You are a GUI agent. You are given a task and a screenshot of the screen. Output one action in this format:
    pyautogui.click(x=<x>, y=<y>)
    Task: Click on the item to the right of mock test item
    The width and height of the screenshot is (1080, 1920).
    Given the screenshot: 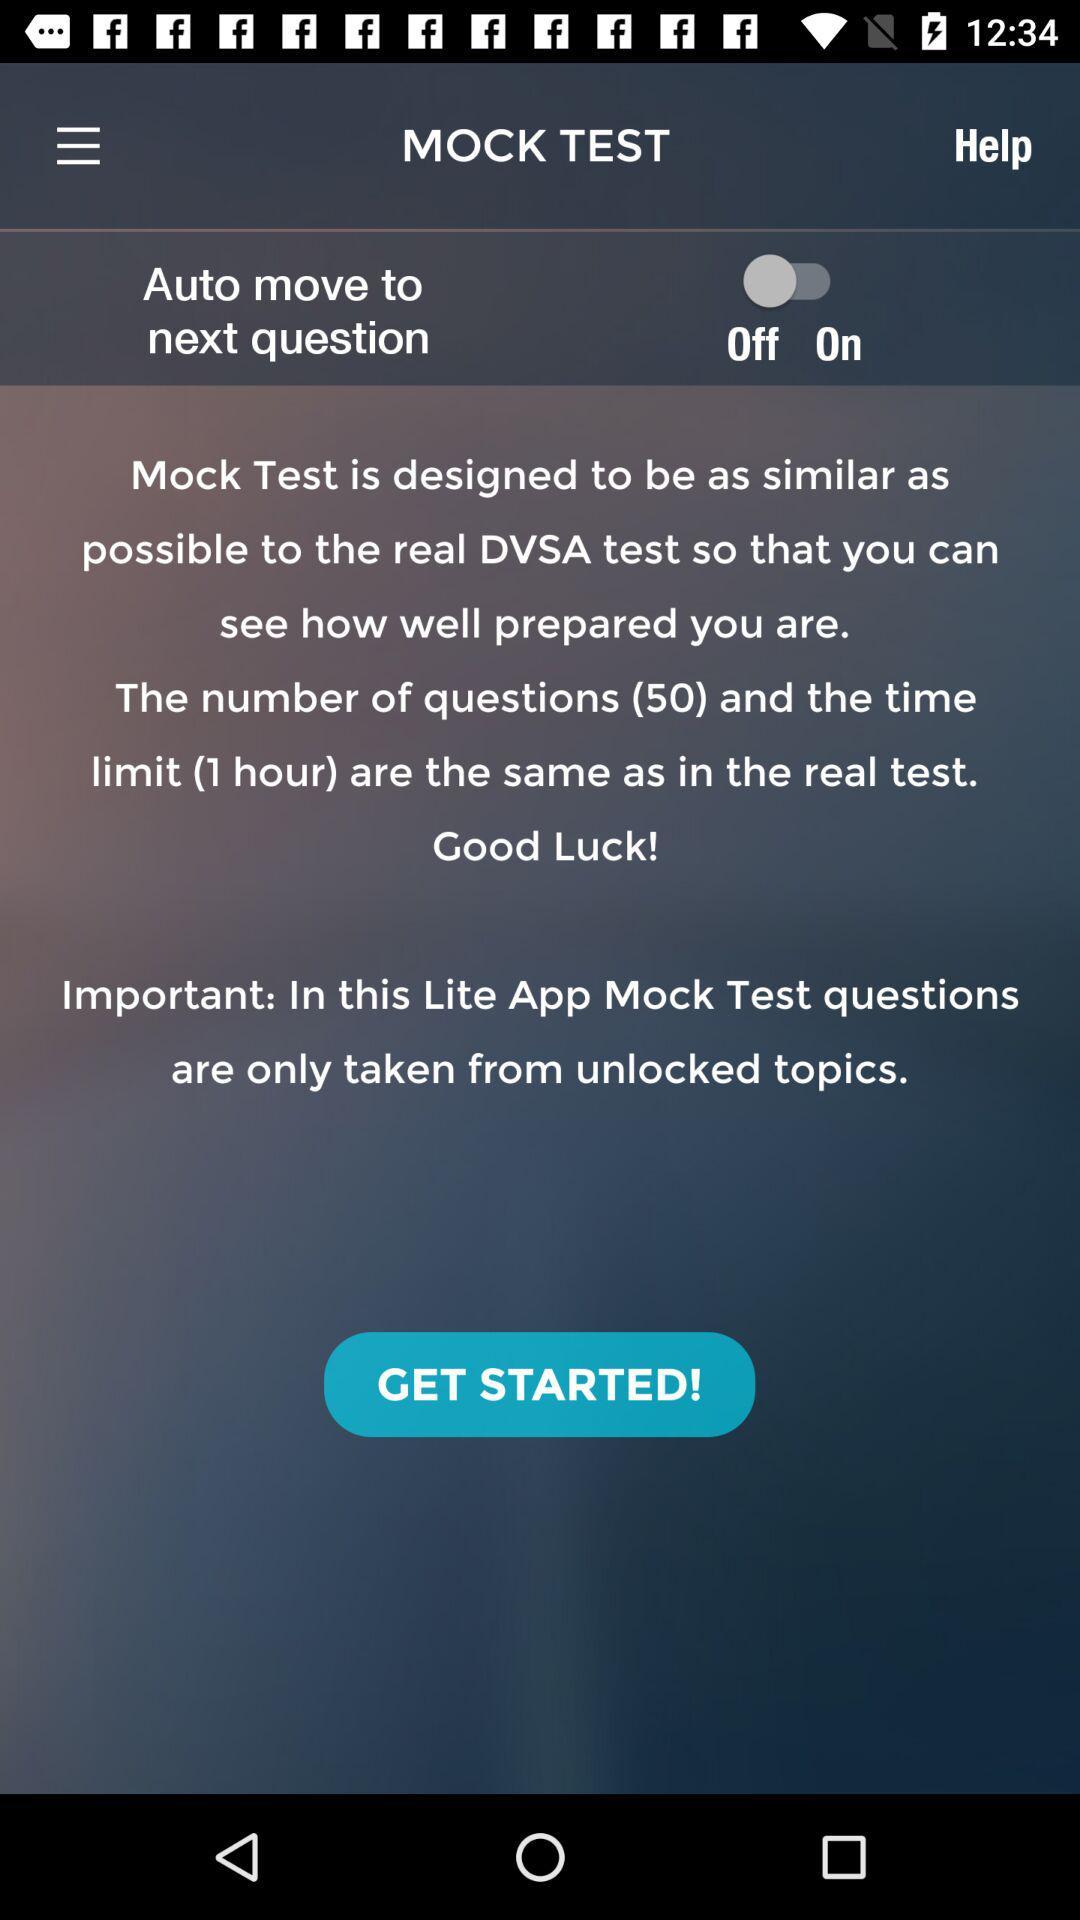 What is the action you would take?
    pyautogui.click(x=992, y=144)
    